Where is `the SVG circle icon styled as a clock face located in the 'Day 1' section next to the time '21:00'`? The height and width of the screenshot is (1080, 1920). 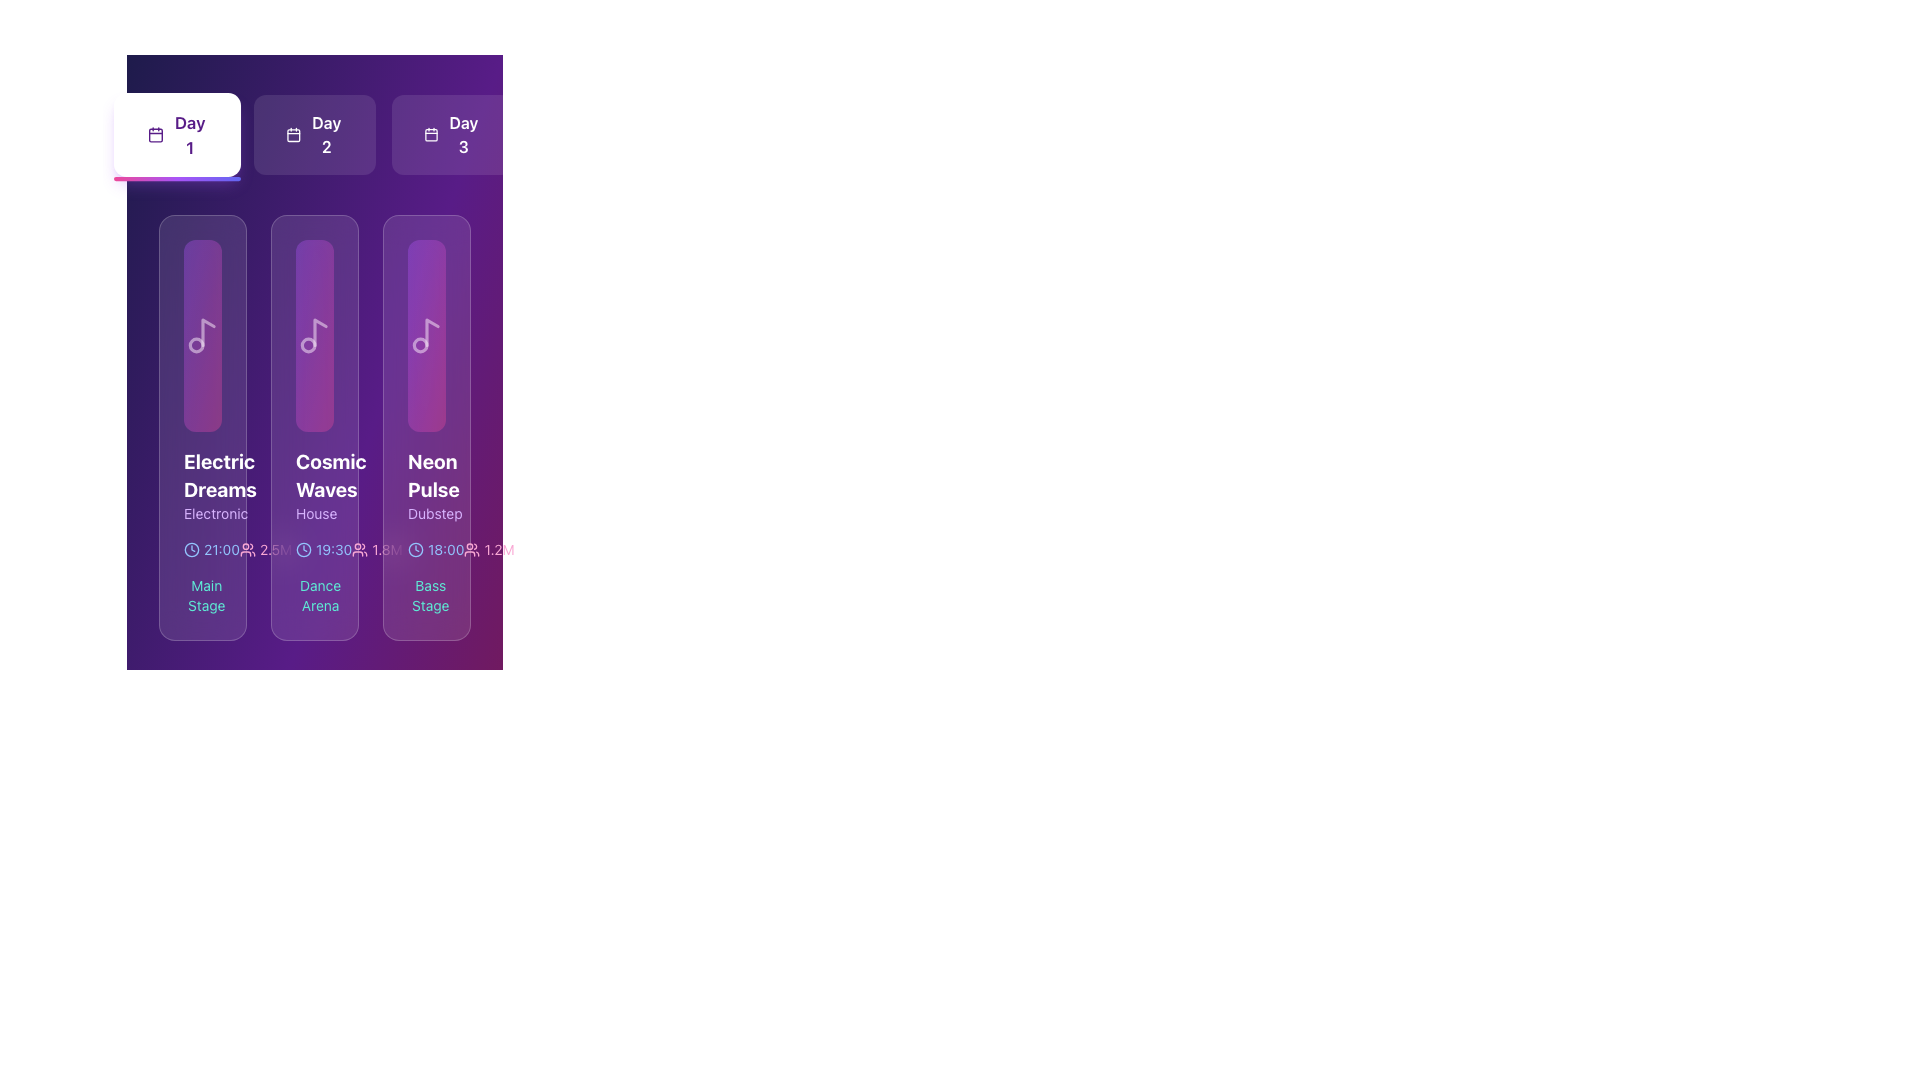
the SVG circle icon styled as a clock face located in the 'Day 1' section next to the time '21:00' is located at coordinates (192, 550).